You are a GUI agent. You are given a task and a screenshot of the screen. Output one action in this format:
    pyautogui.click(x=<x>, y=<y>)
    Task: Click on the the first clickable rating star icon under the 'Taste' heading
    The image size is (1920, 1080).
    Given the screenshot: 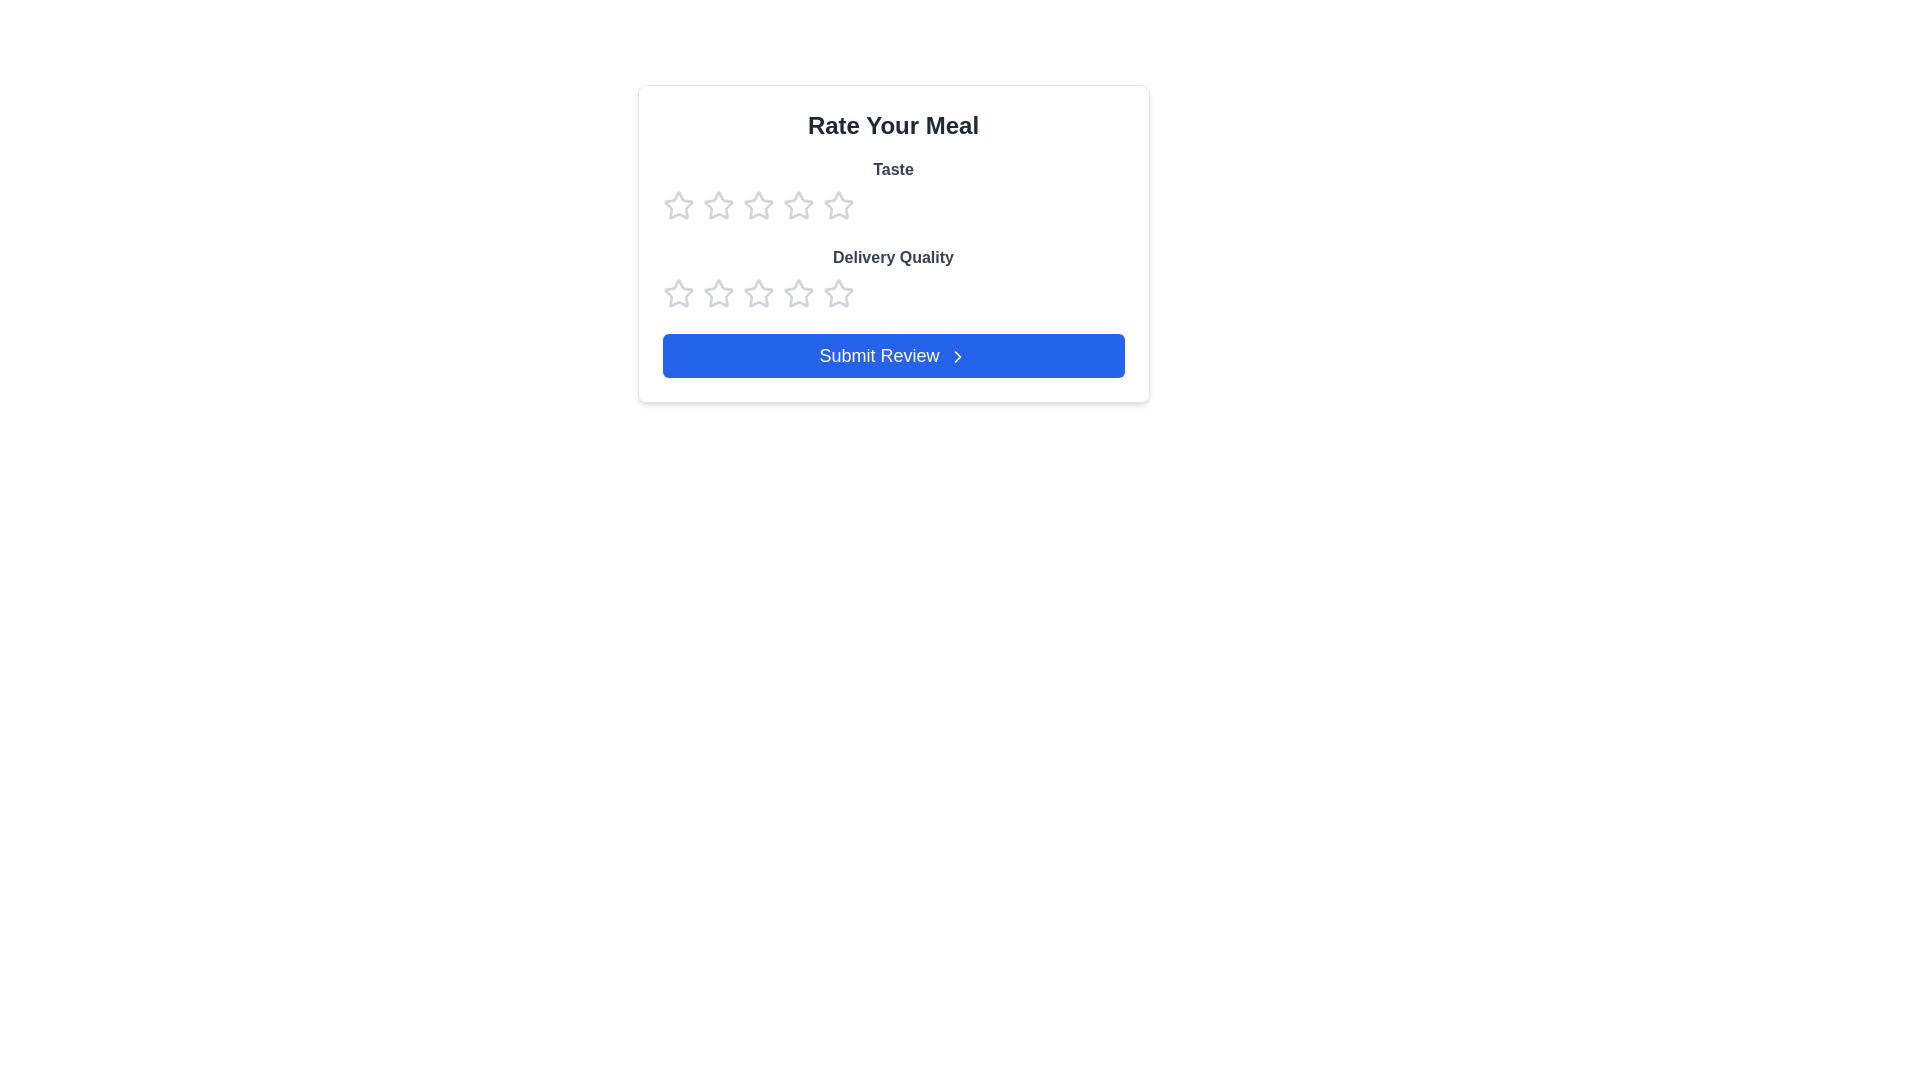 What is the action you would take?
    pyautogui.click(x=678, y=205)
    